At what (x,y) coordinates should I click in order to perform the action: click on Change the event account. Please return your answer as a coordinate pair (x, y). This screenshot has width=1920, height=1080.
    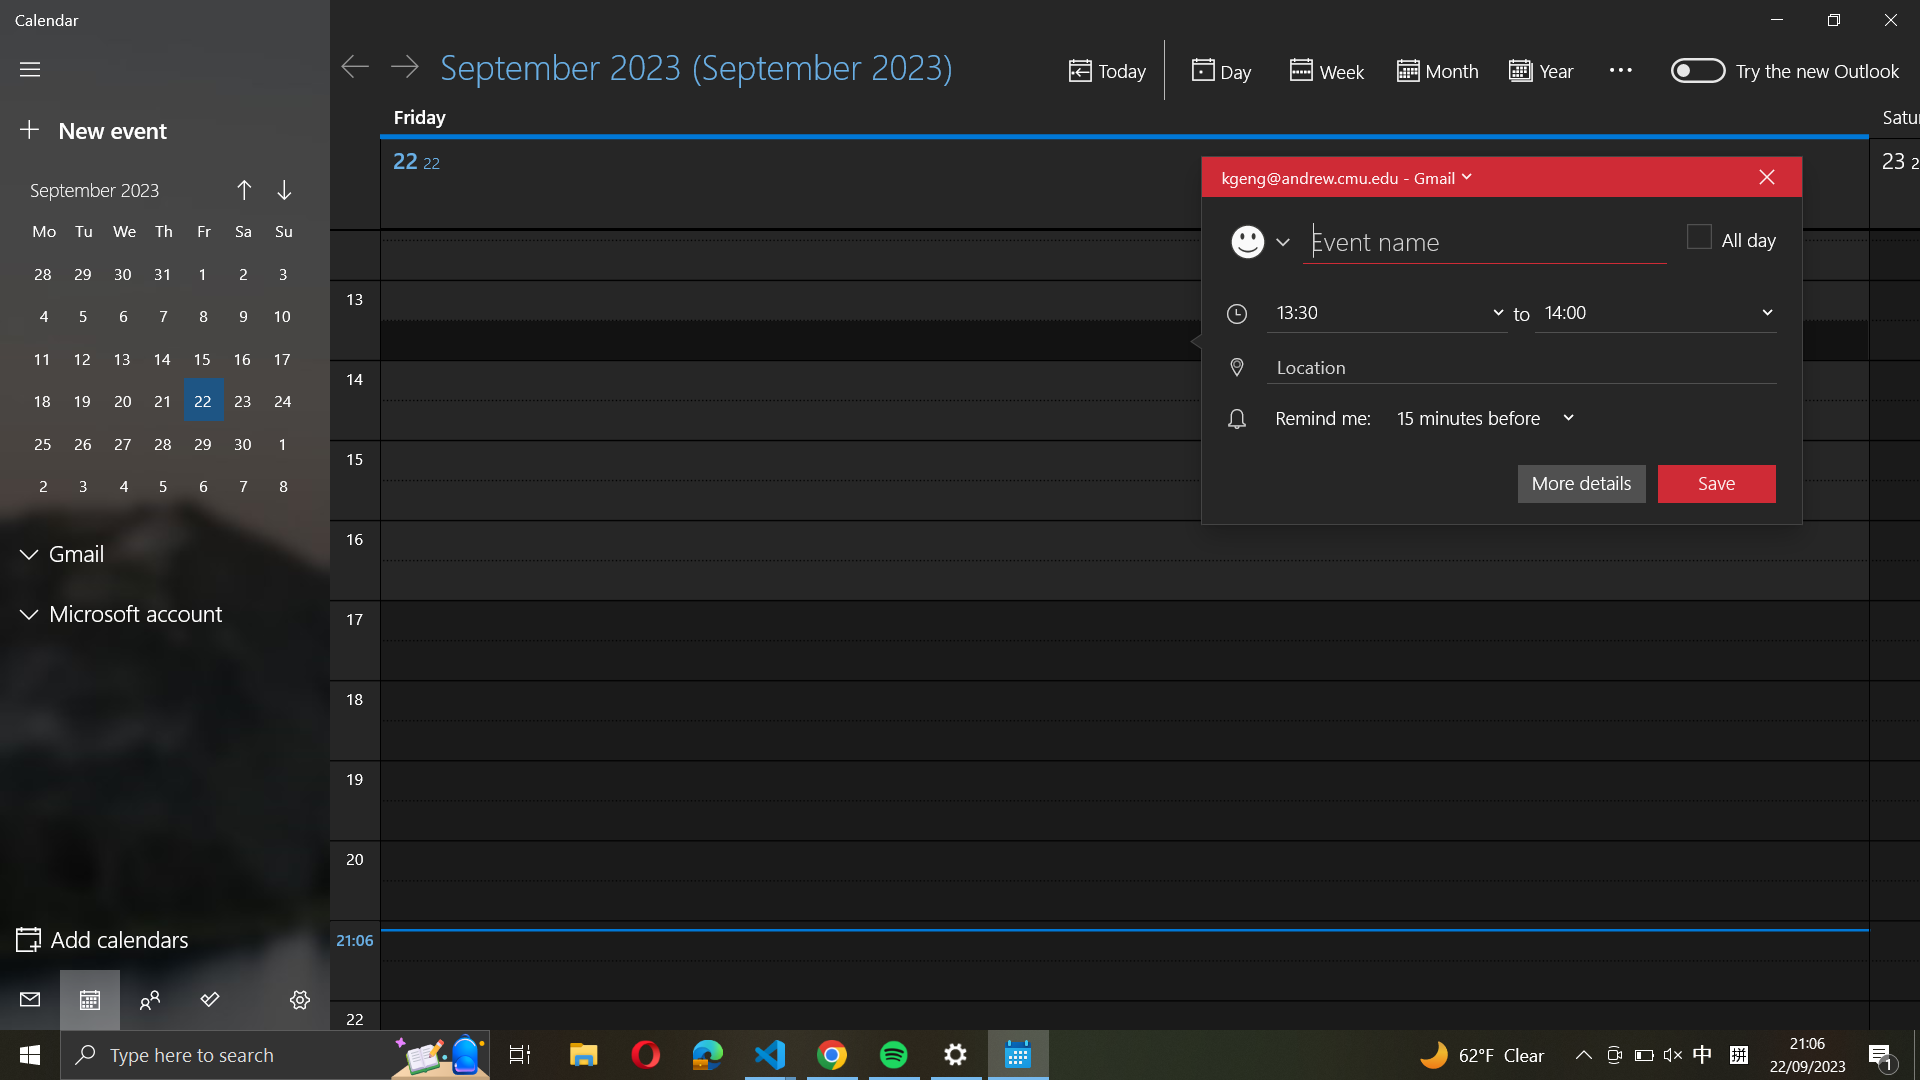
    Looking at the image, I should click on (1344, 176).